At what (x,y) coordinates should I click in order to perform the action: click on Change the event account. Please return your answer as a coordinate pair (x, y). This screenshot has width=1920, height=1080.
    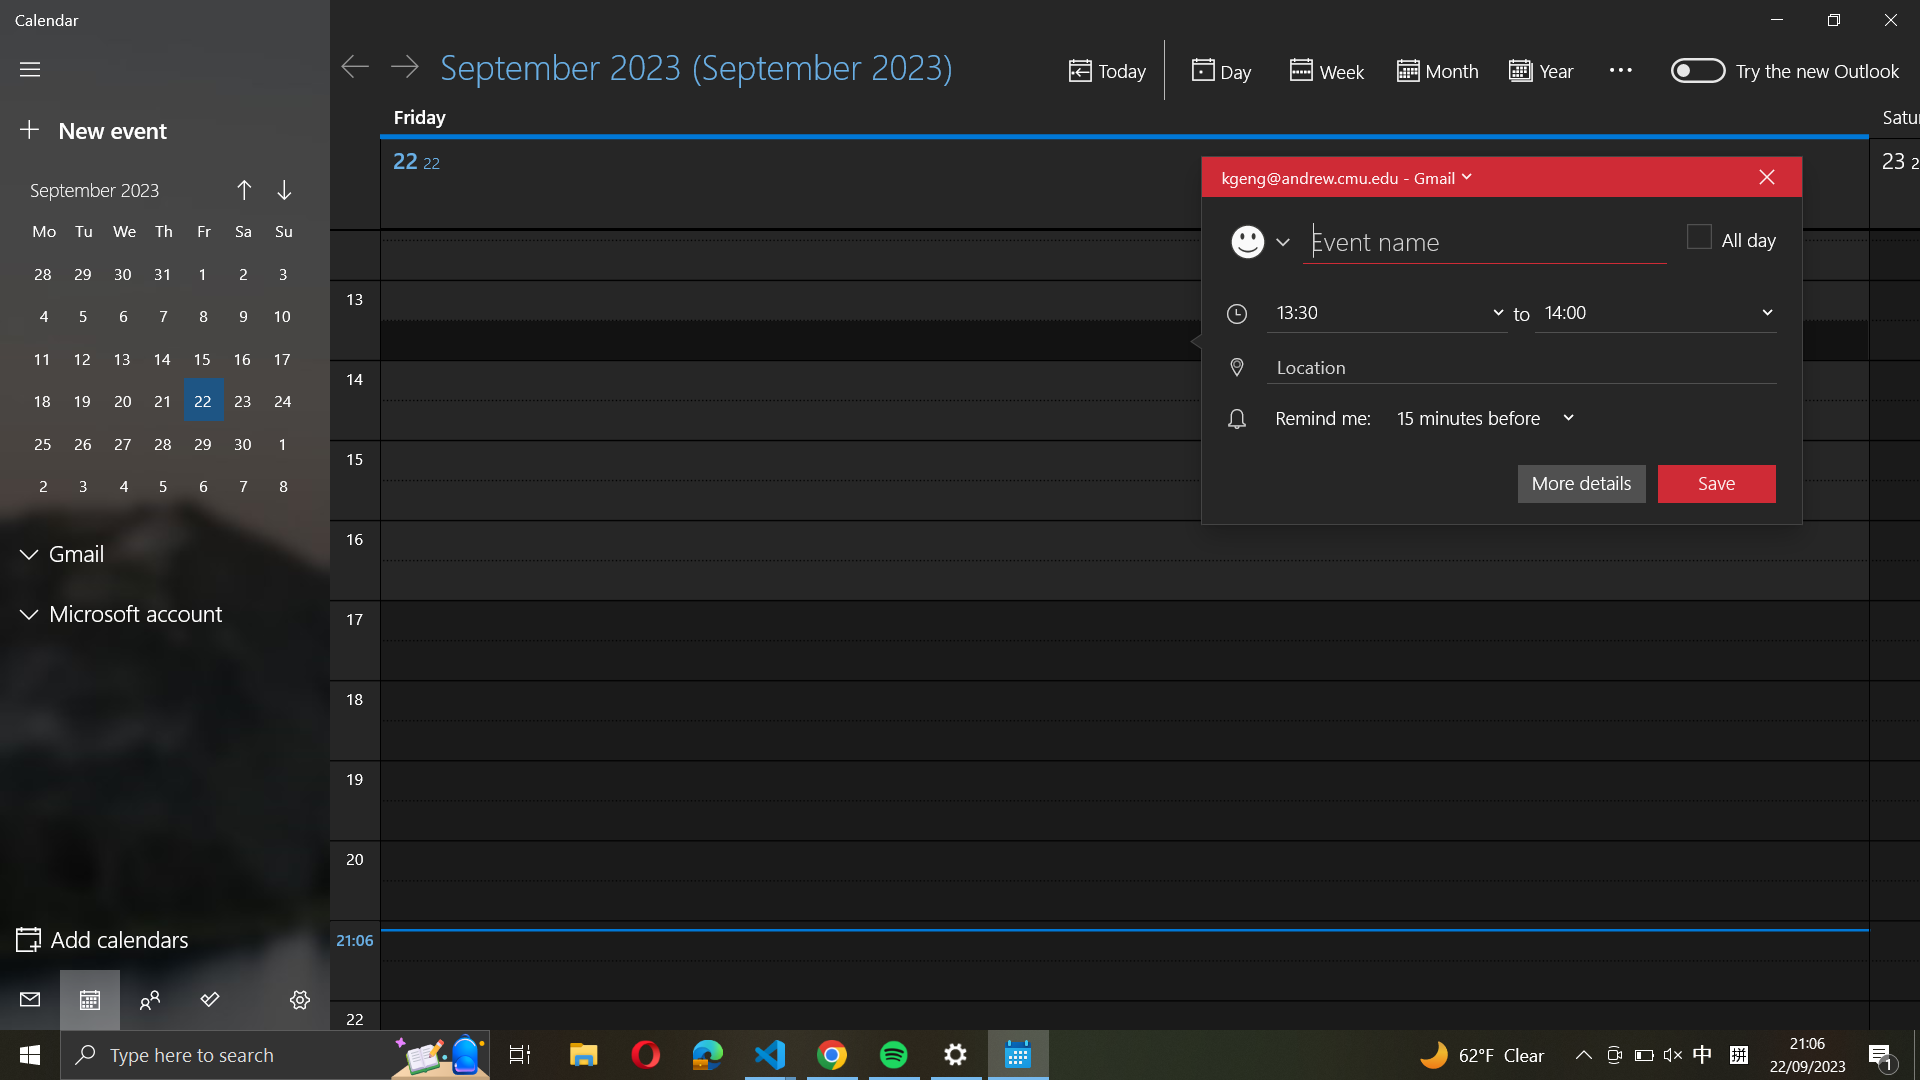
    Looking at the image, I should click on (1344, 176).